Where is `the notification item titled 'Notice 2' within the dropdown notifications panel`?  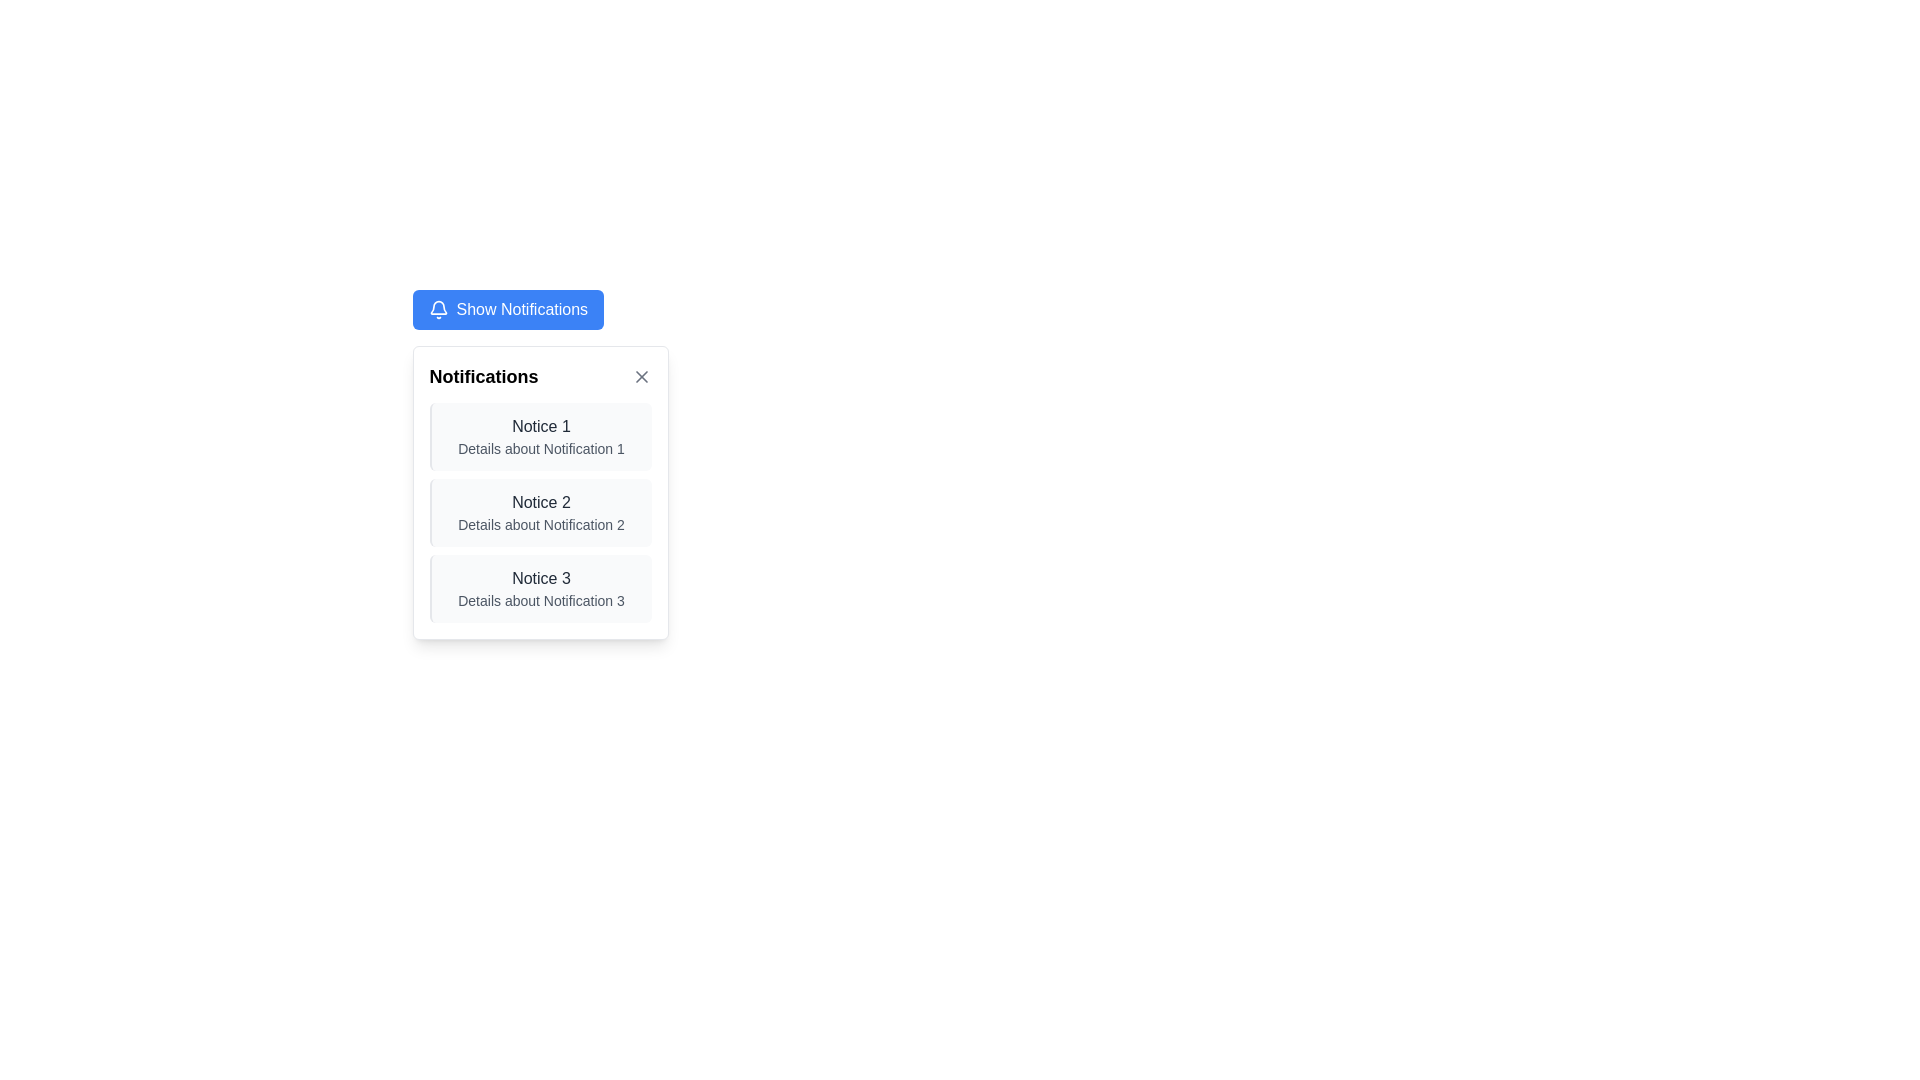 the notification item titled 'Notice 2' within the dropdown notifications panel is located at coordinates (540, 493).